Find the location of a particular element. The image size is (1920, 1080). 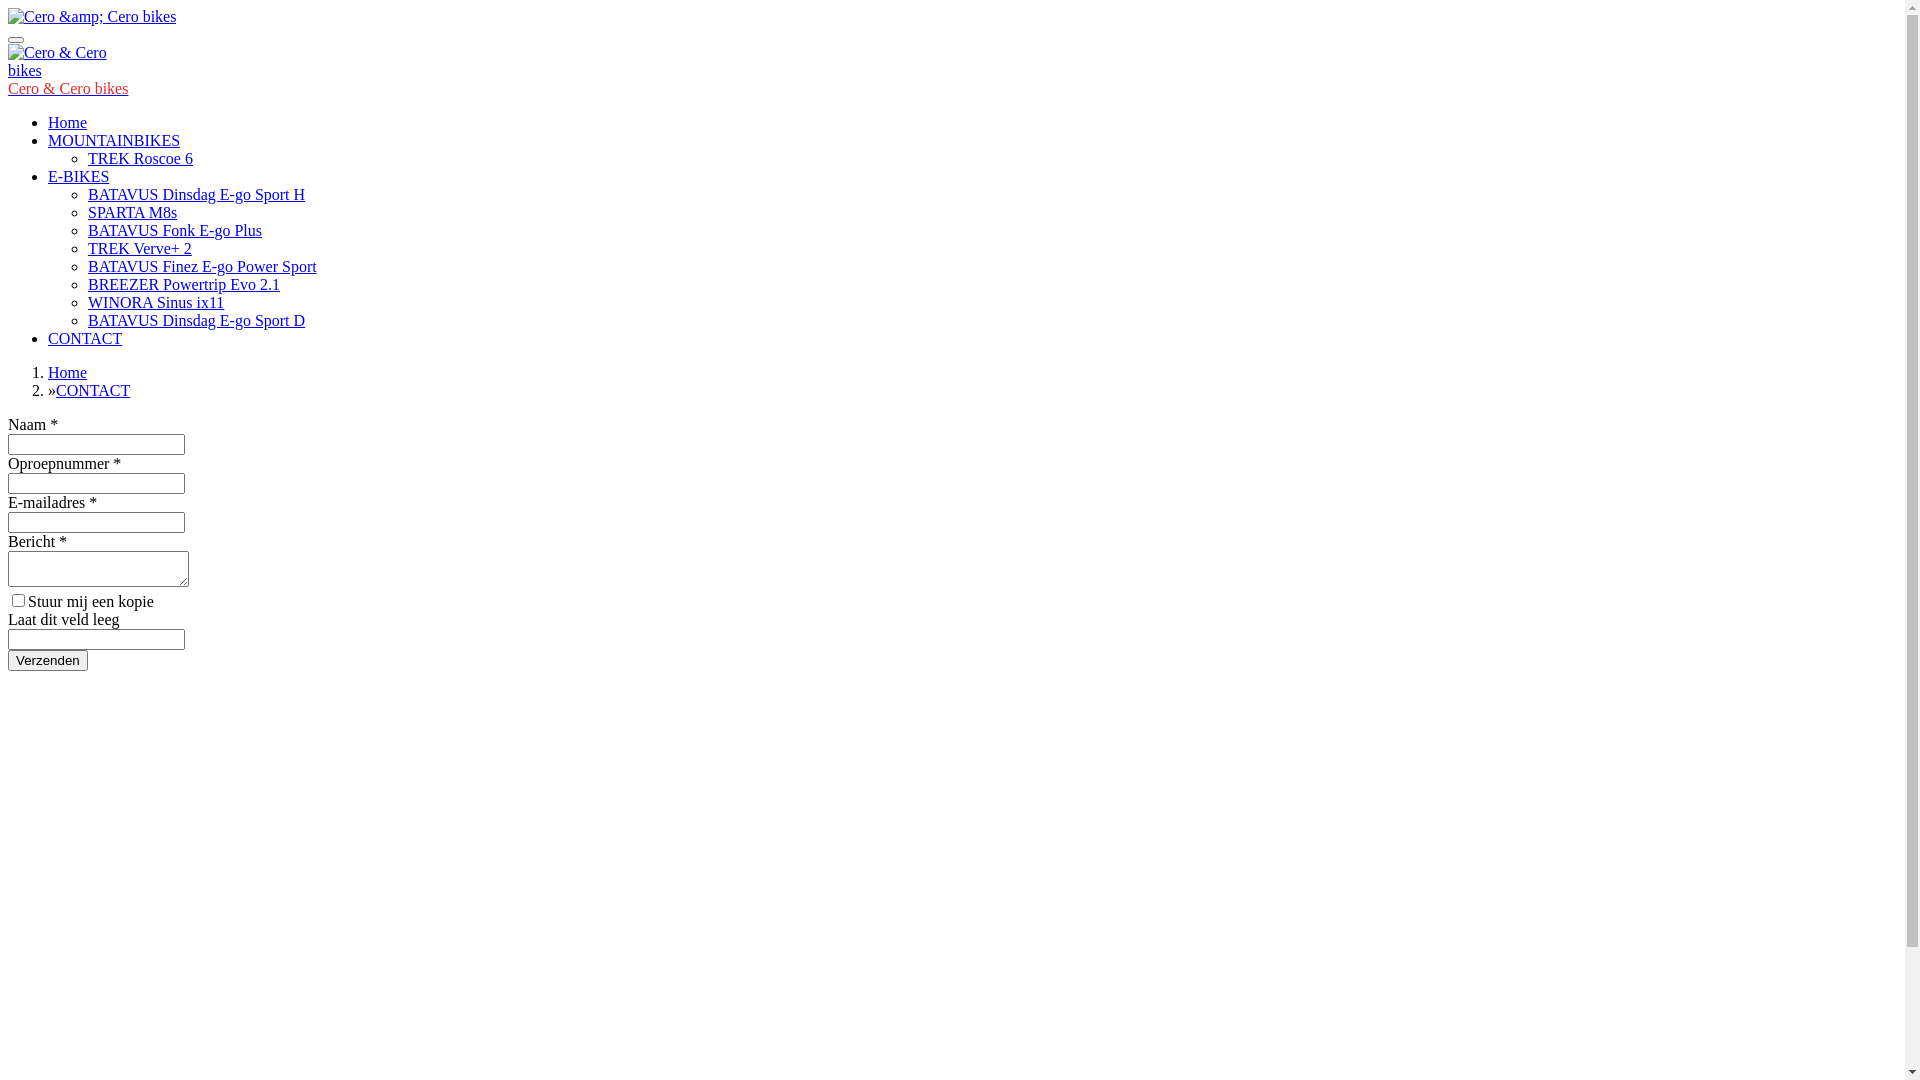

'BATAVUS Dinsdag E-go Sport D' is located at coordinates (196, 319).